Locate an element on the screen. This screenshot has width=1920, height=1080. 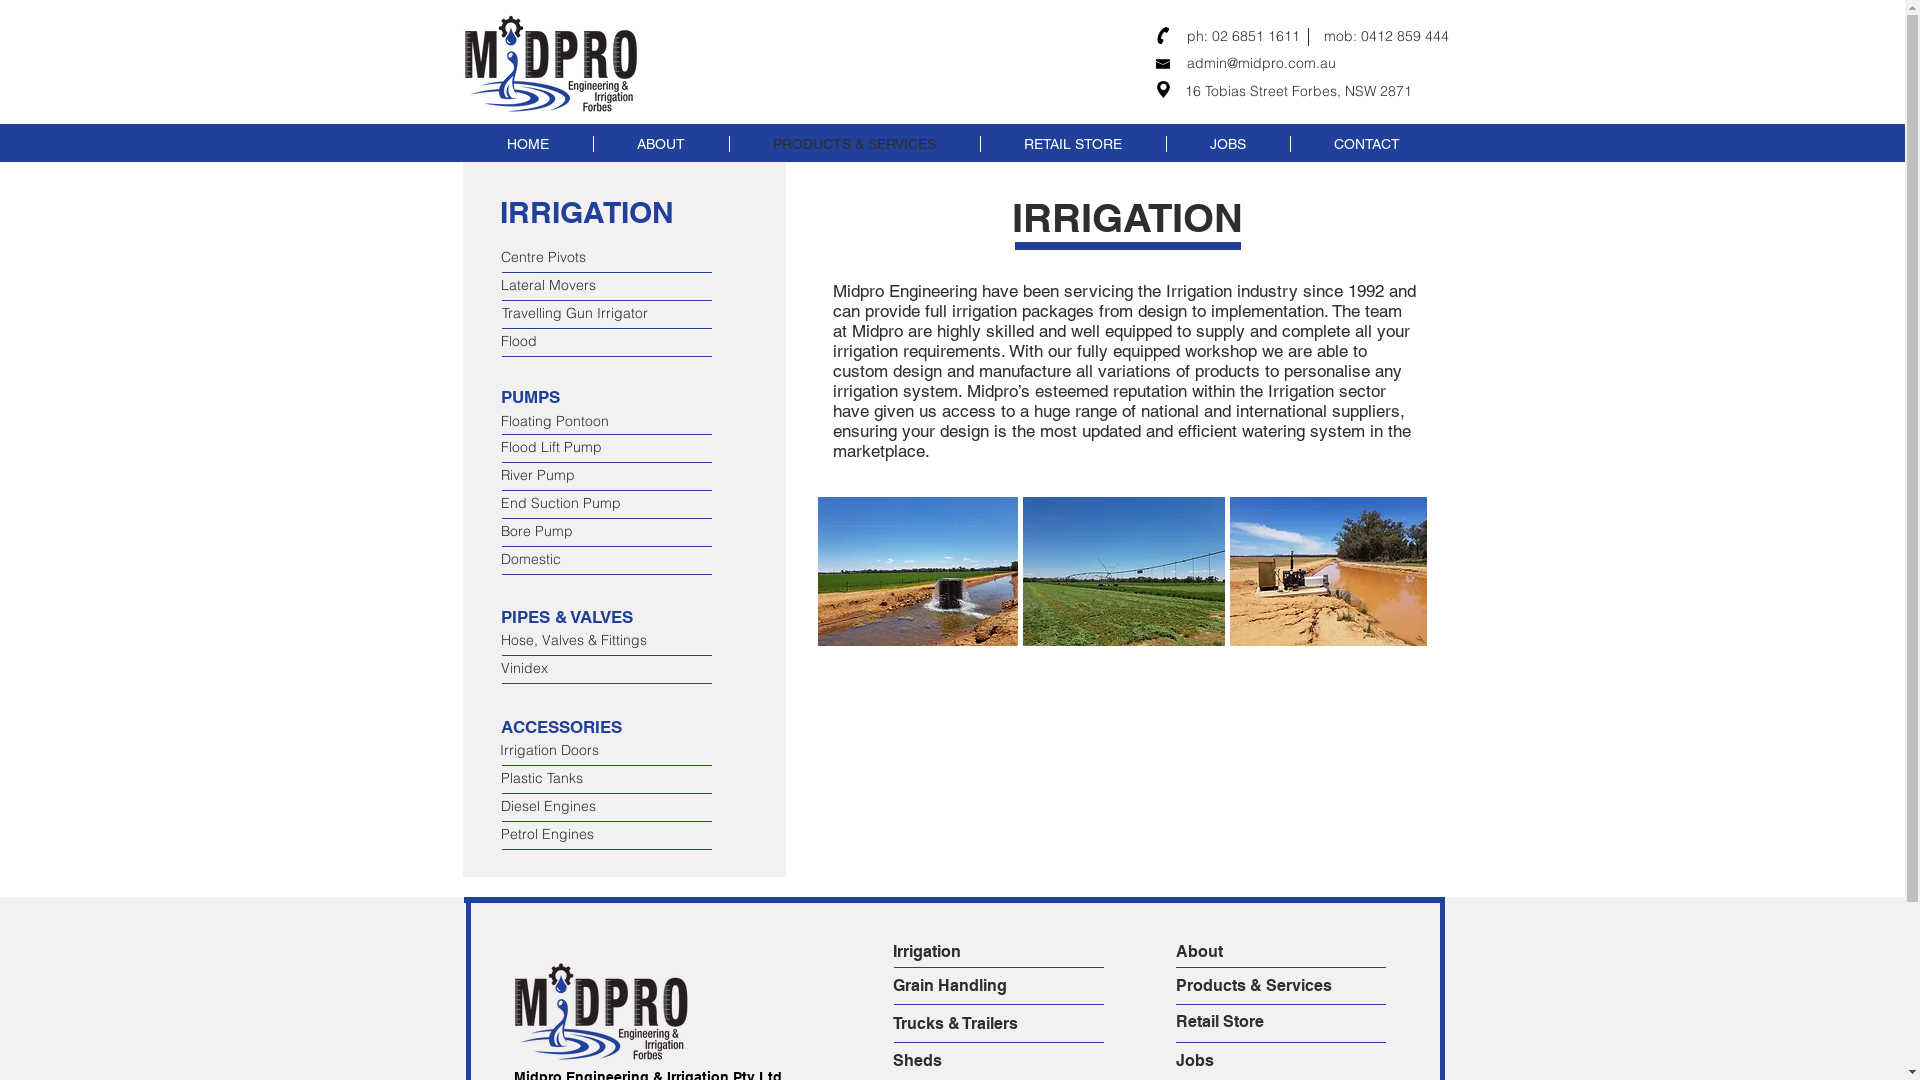
'ABOUT' is located at coordinates (660, 142).